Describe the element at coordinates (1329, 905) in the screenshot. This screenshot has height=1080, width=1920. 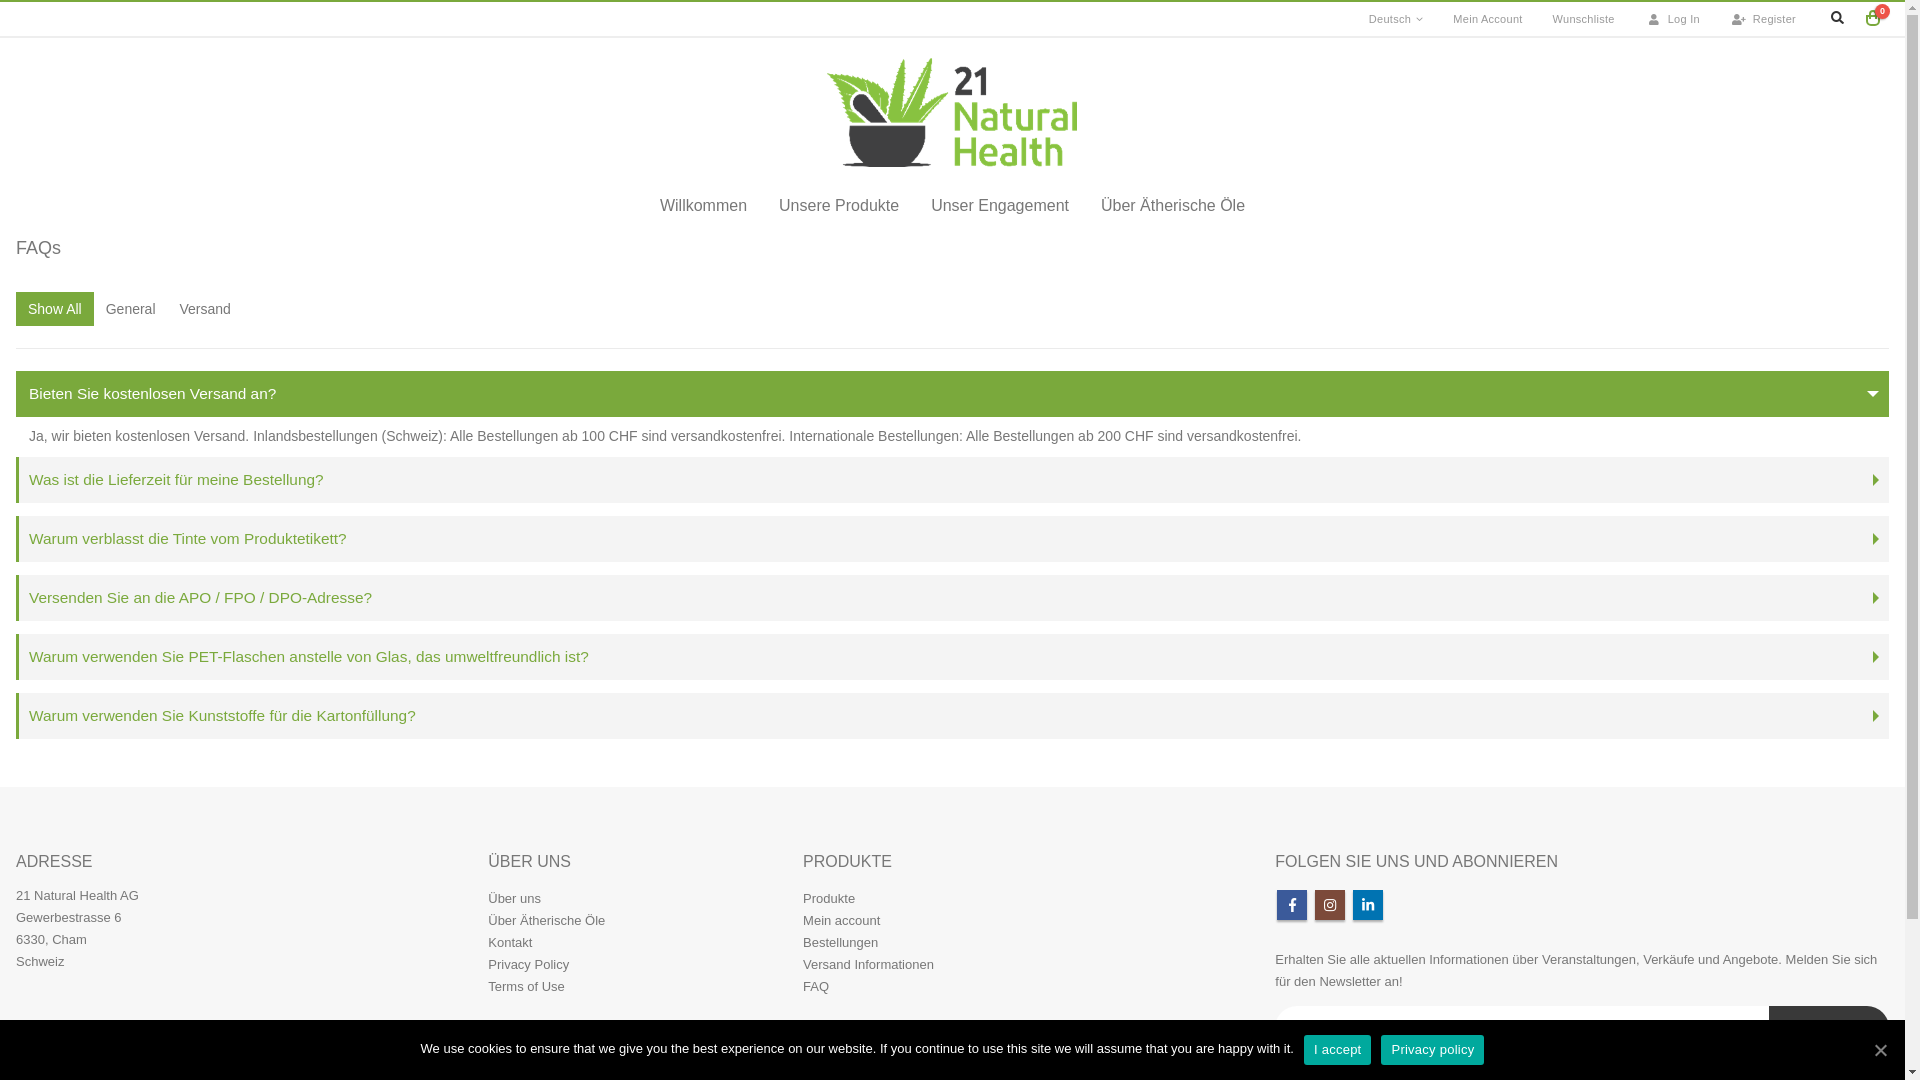
I see `'Instagram'` at that location.